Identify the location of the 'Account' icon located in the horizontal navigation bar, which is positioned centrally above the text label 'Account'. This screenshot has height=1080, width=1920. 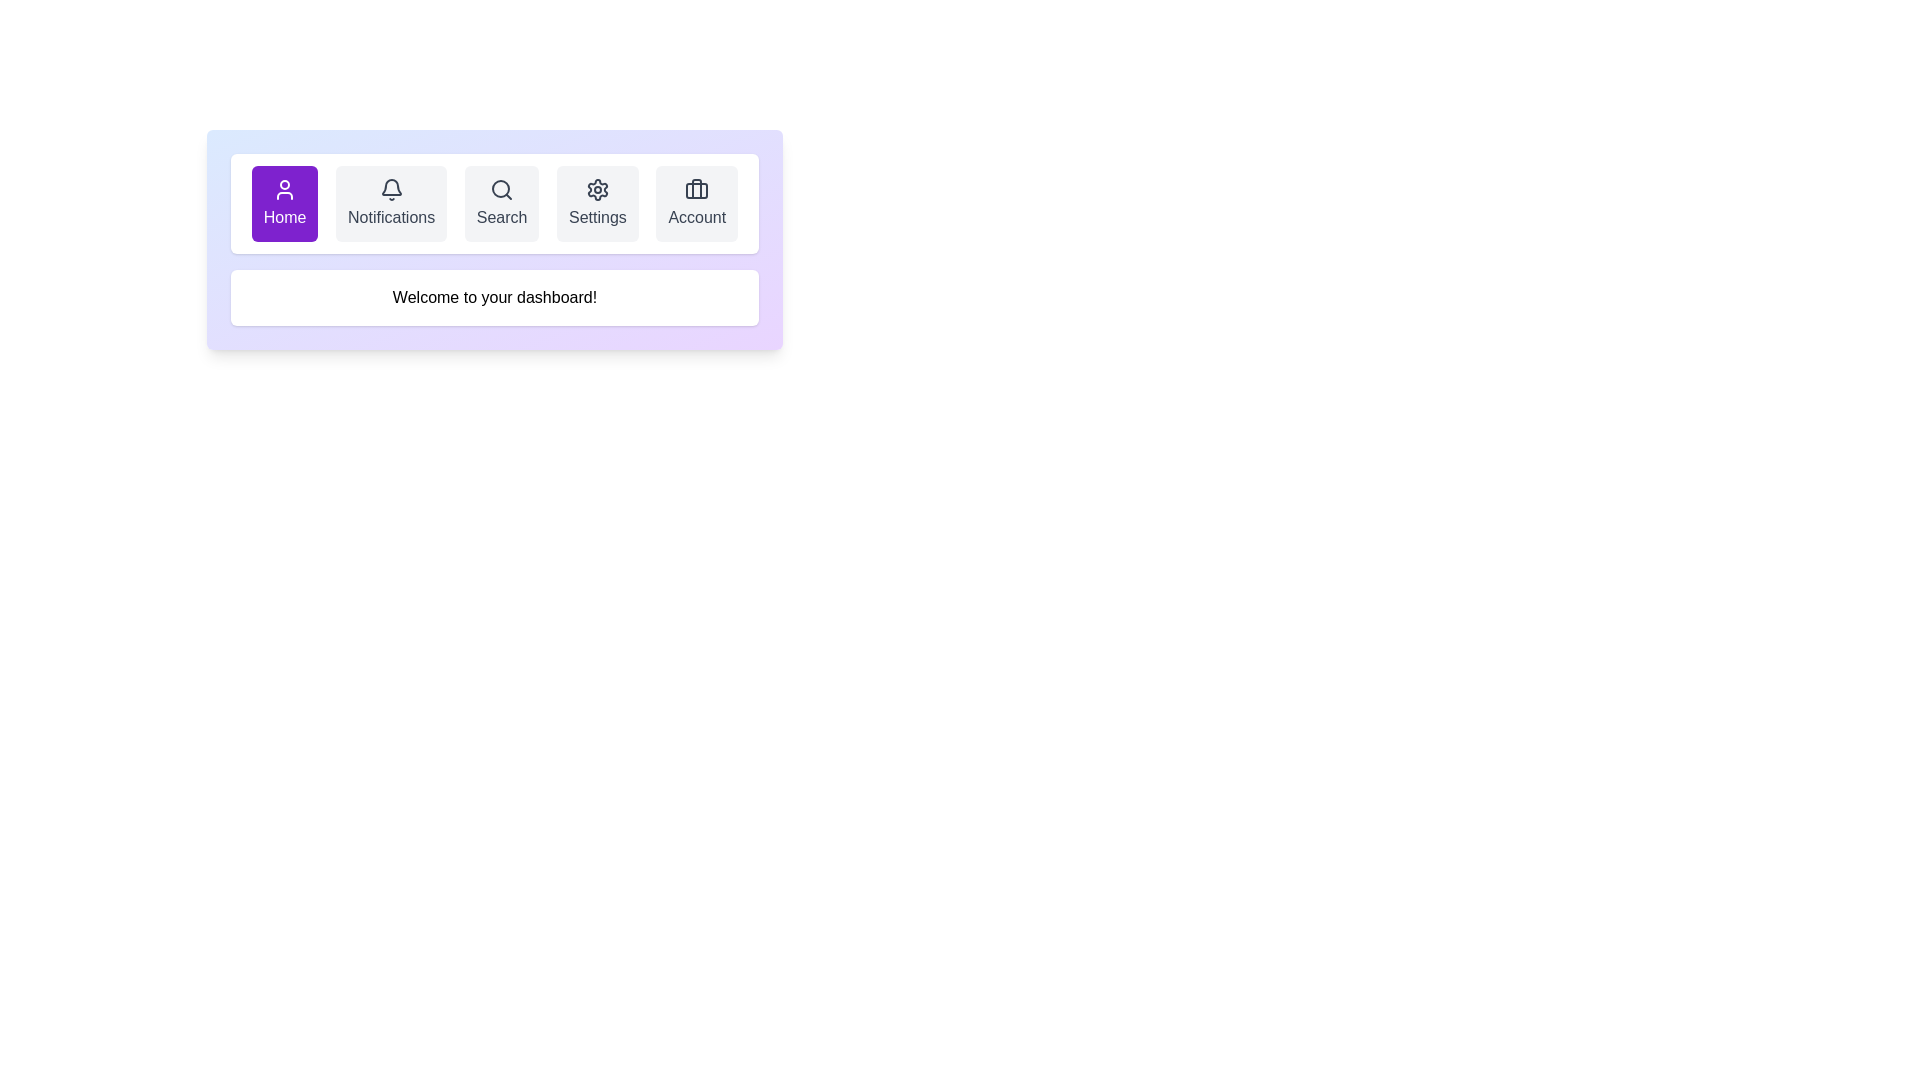
(697, 189).